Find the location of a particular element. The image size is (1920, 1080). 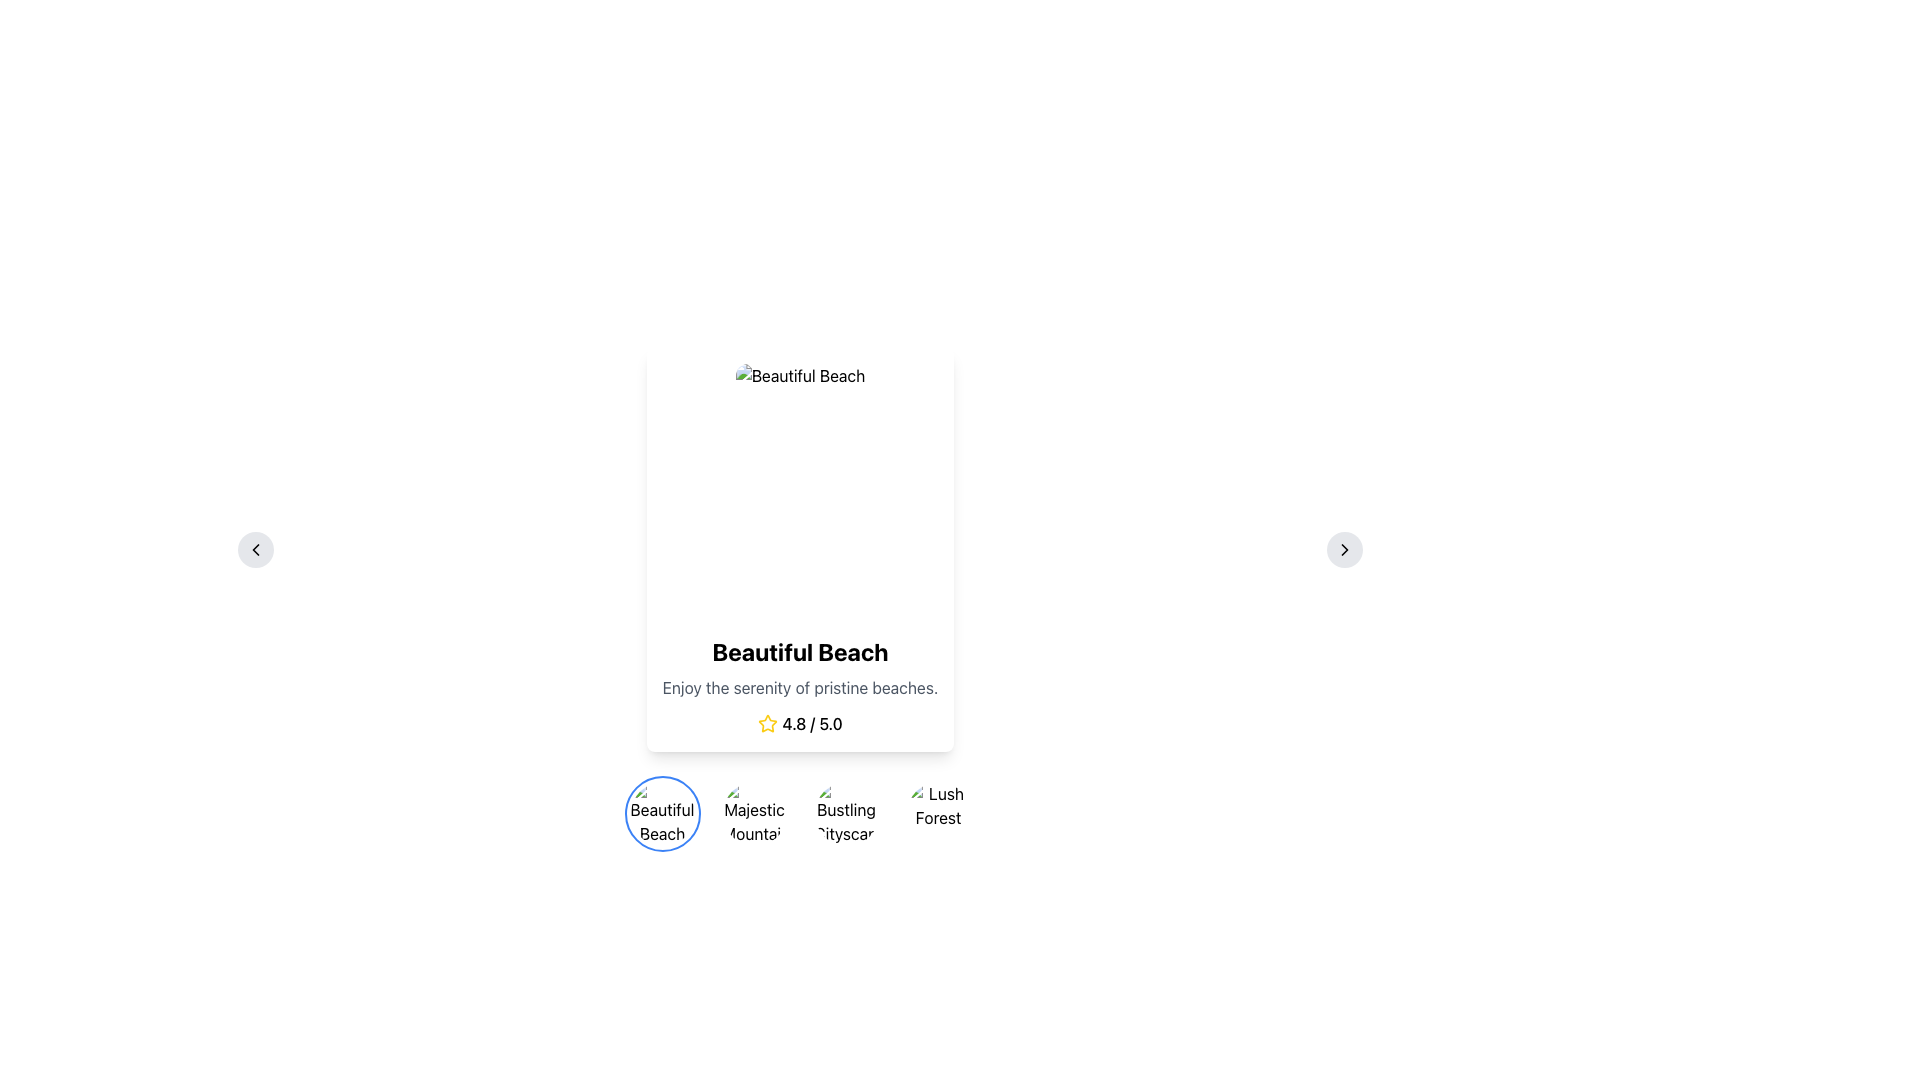

the navigation button located to the left of the 'Beautiful Beach' content block is located at coordinates (254, 550).